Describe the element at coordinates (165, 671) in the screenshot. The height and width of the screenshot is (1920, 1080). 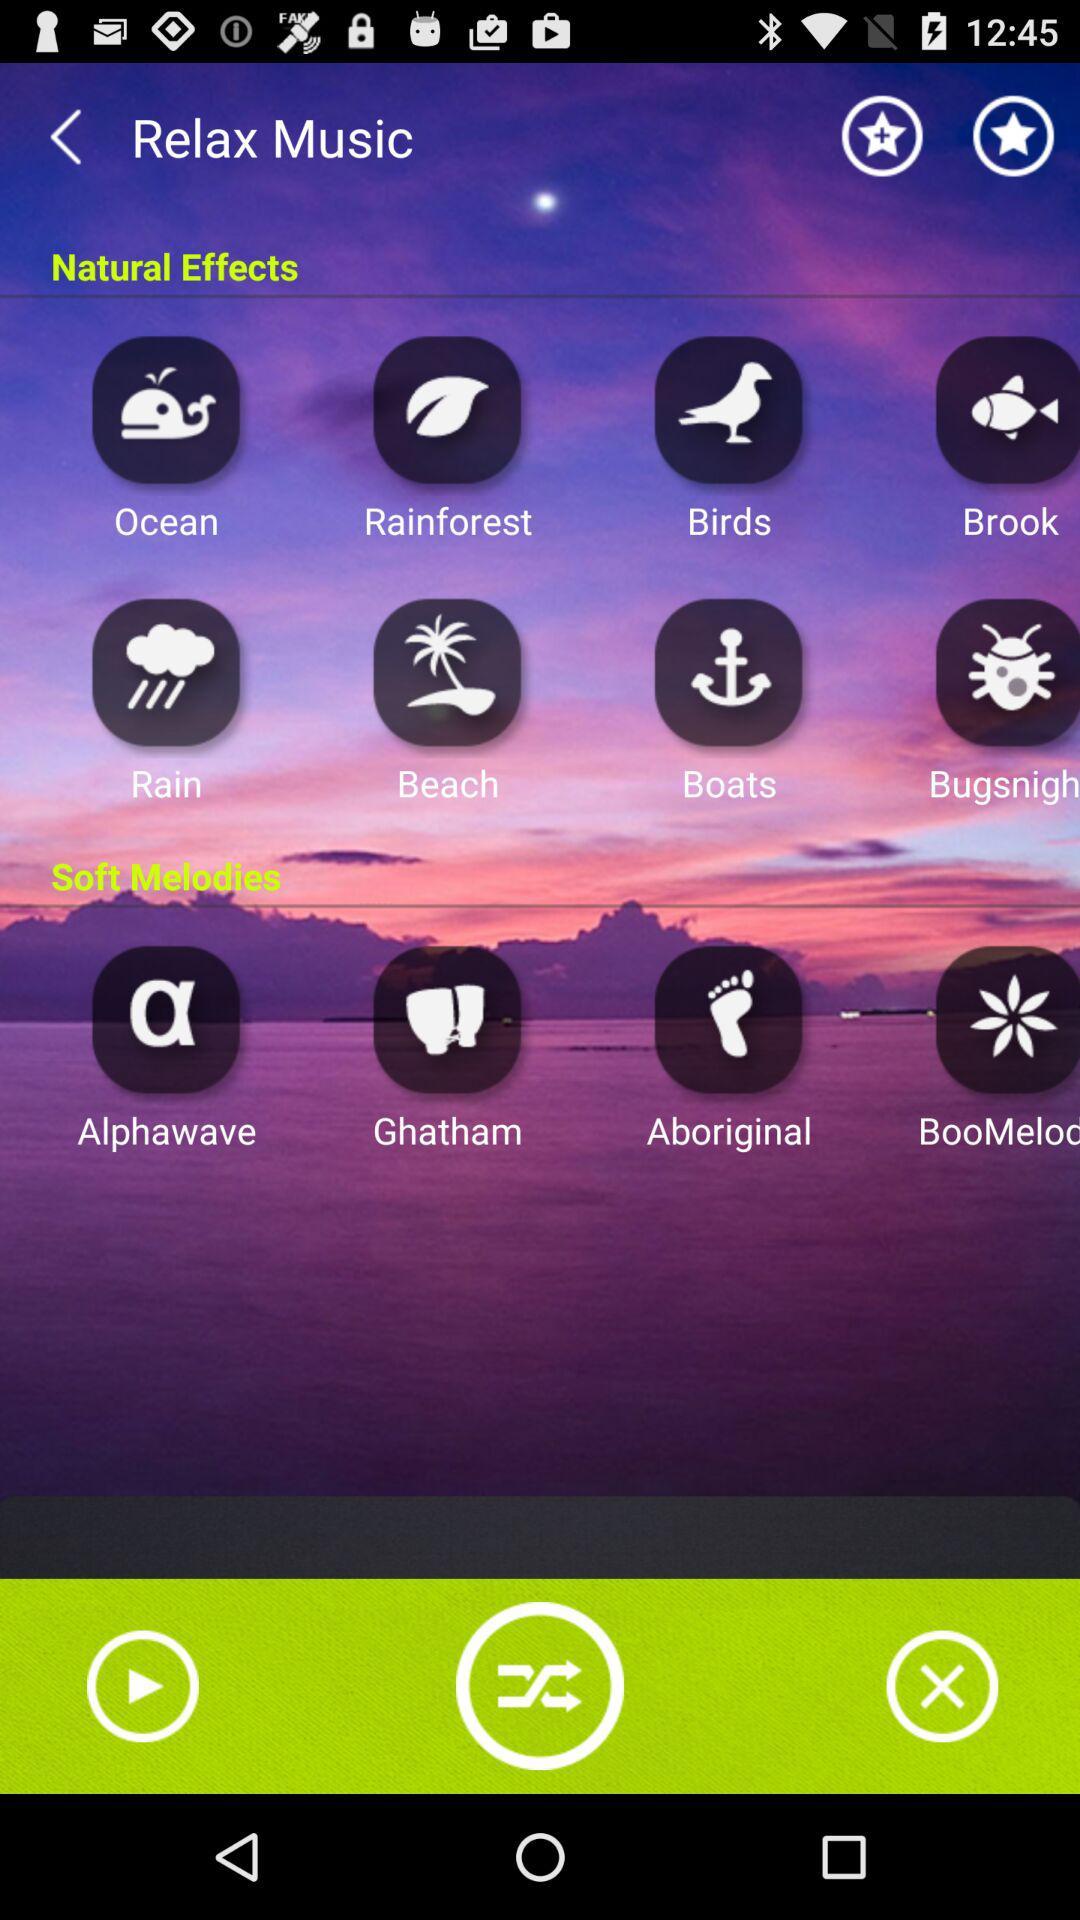
I see `rain sound` at that location.